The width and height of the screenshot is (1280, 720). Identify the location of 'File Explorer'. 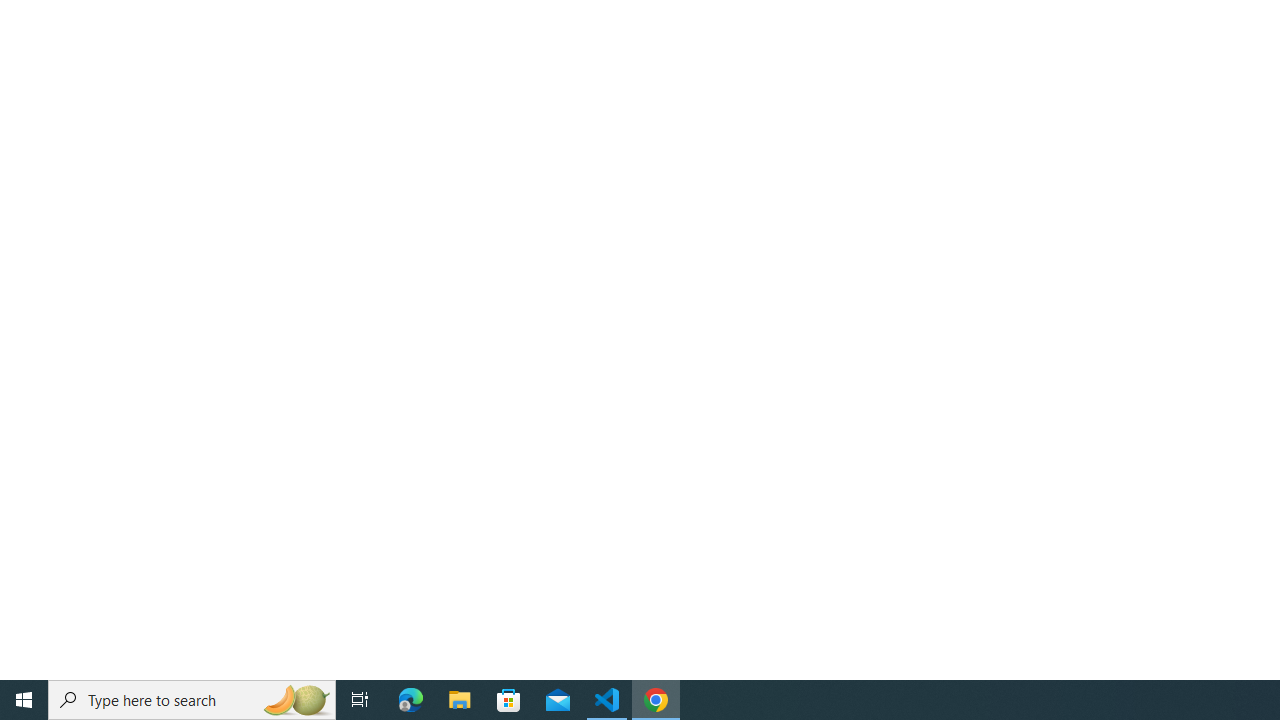
(459, 698).